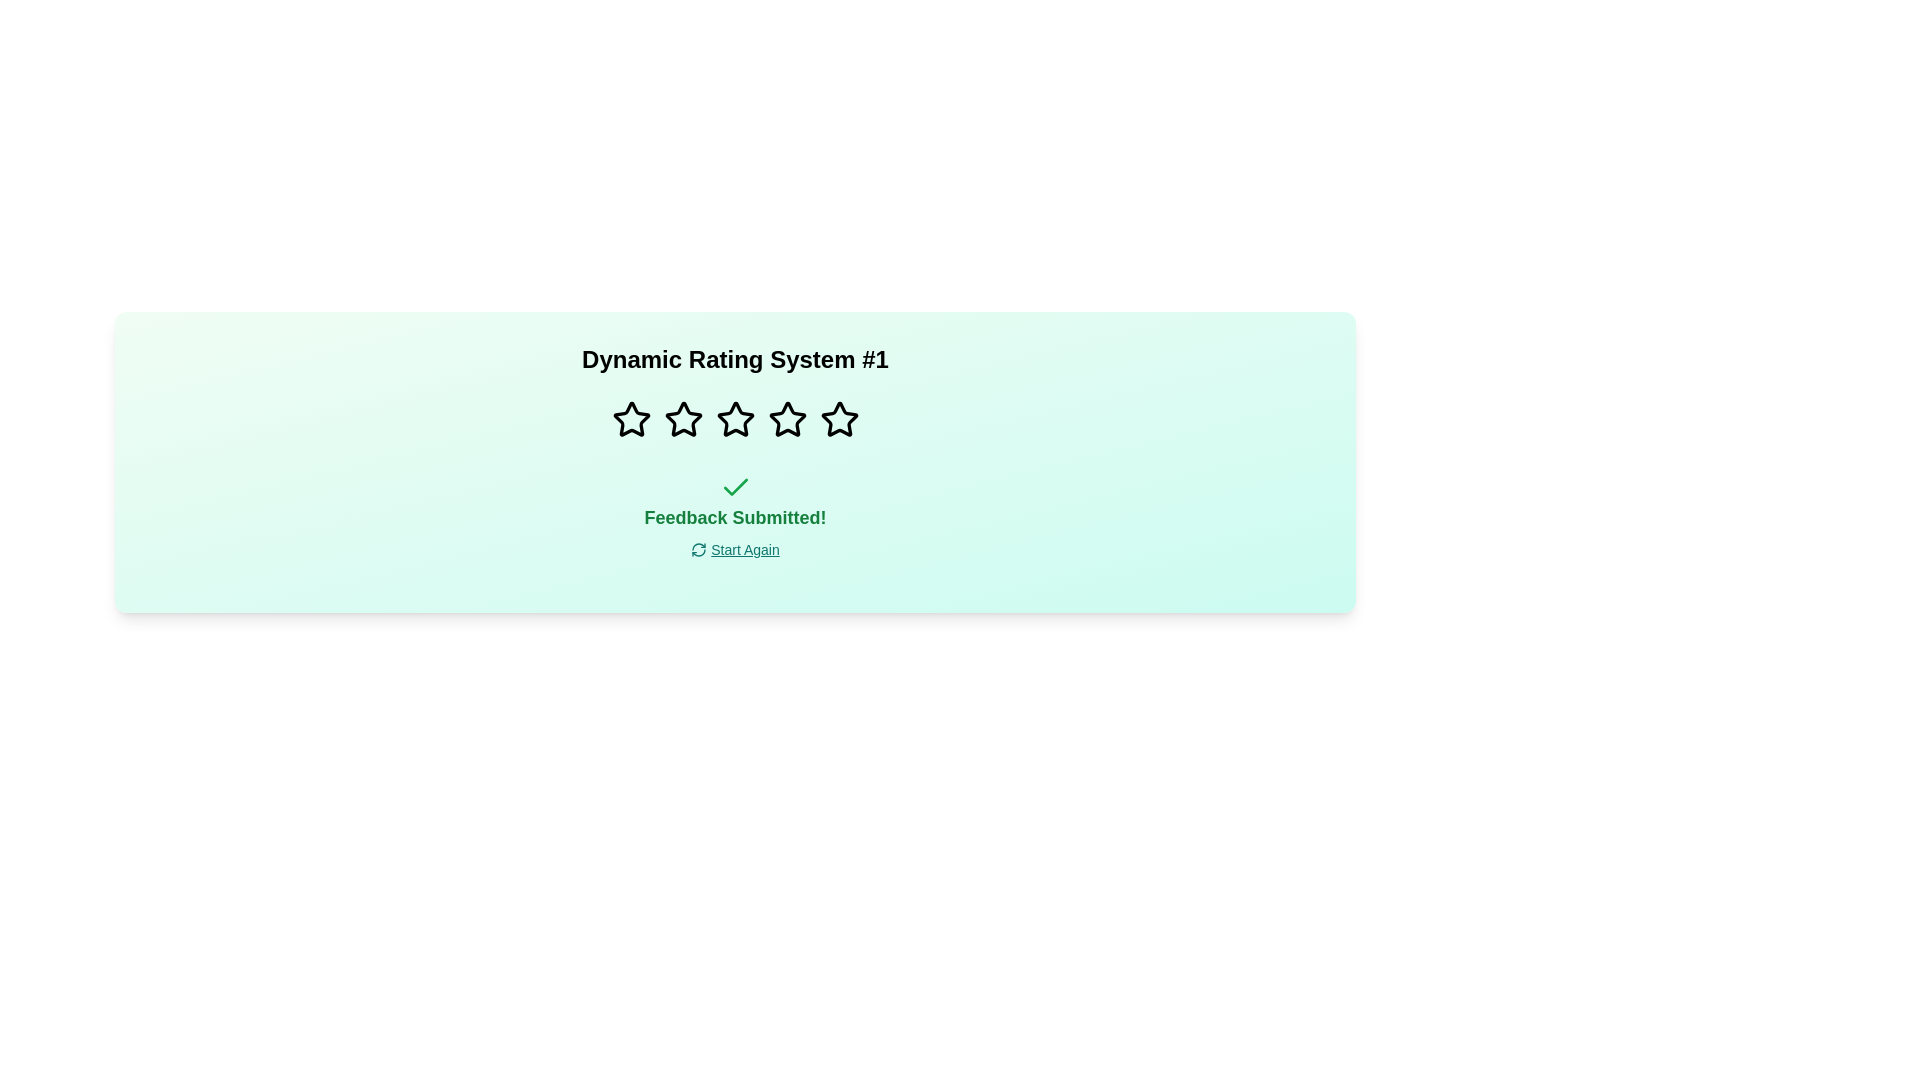 The width and height of the screenshot is (1920, 1080). I want to click on the interactive hyperlink with a refresh icon located below the text 'Feedback Submitted!', so click(734, 550).